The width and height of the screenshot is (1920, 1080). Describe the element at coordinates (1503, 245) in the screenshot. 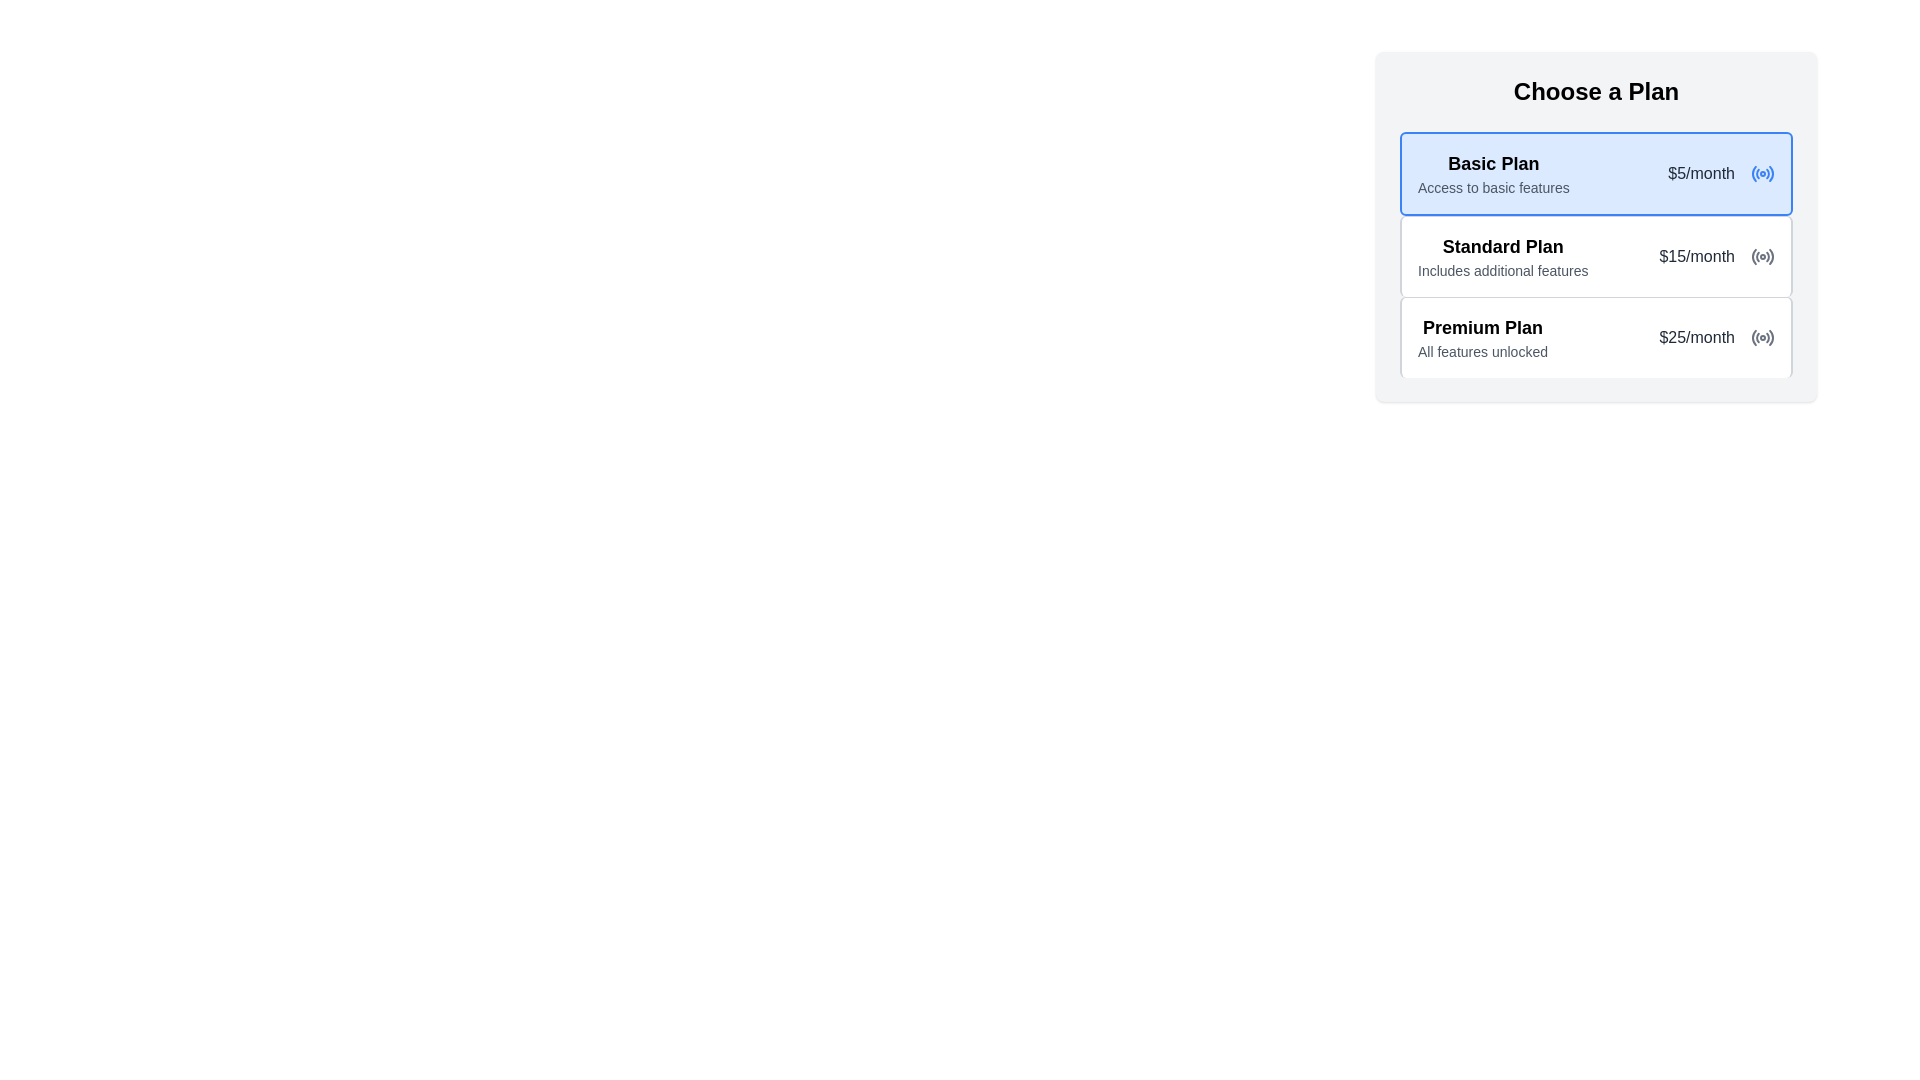

I see `the 'Standard Plan' text label which serves as the header title for the section, indicating the purpose of this option` at that location.